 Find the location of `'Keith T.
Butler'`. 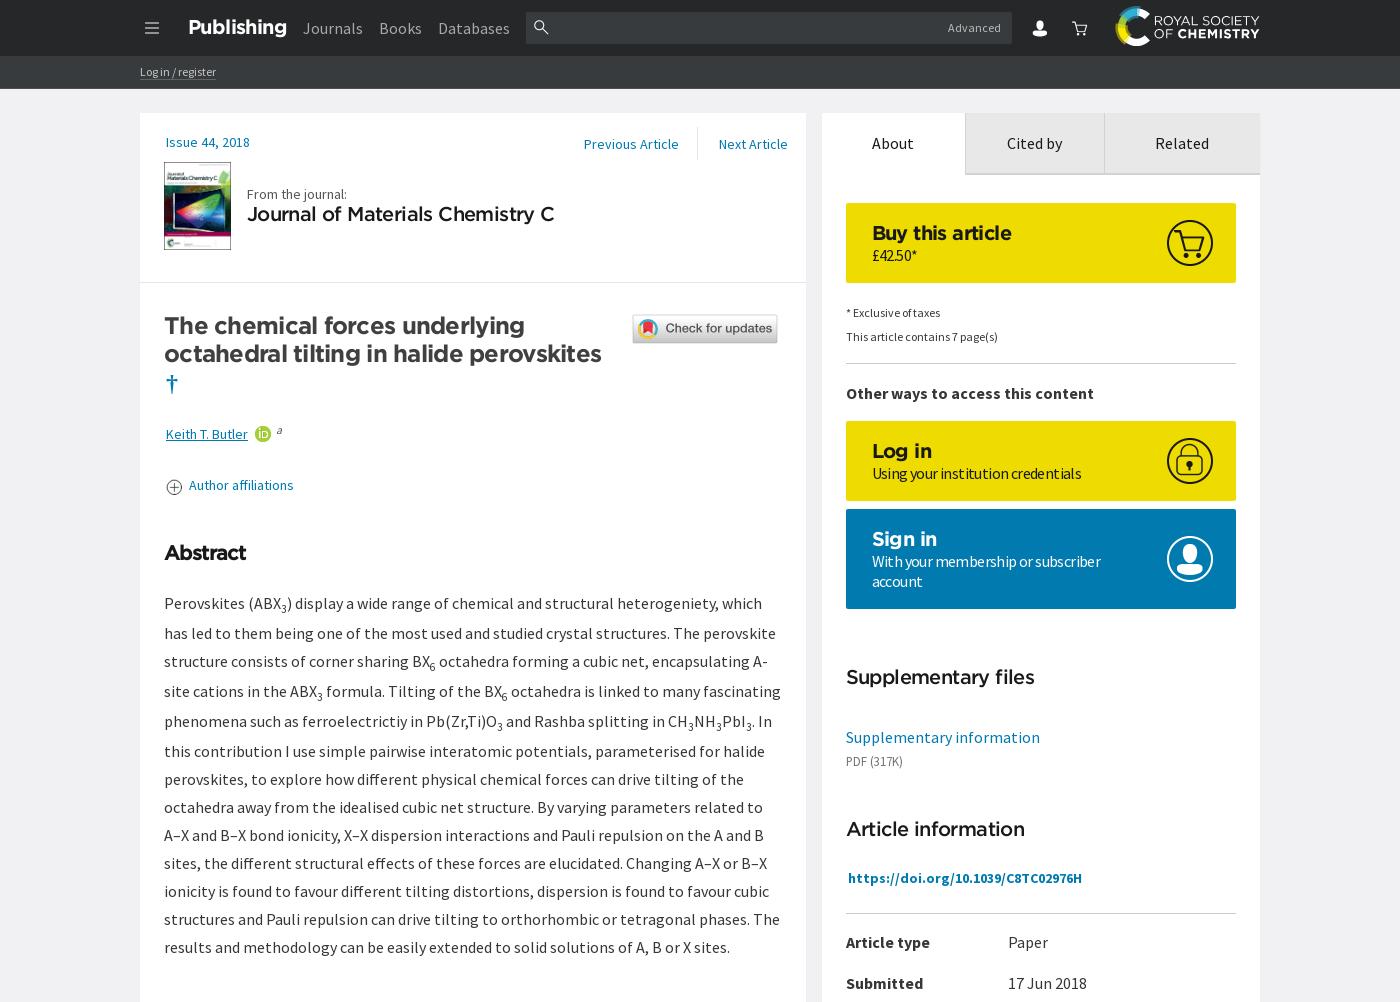

'Keith T.
Butler' is located at coordinates (207, 432).